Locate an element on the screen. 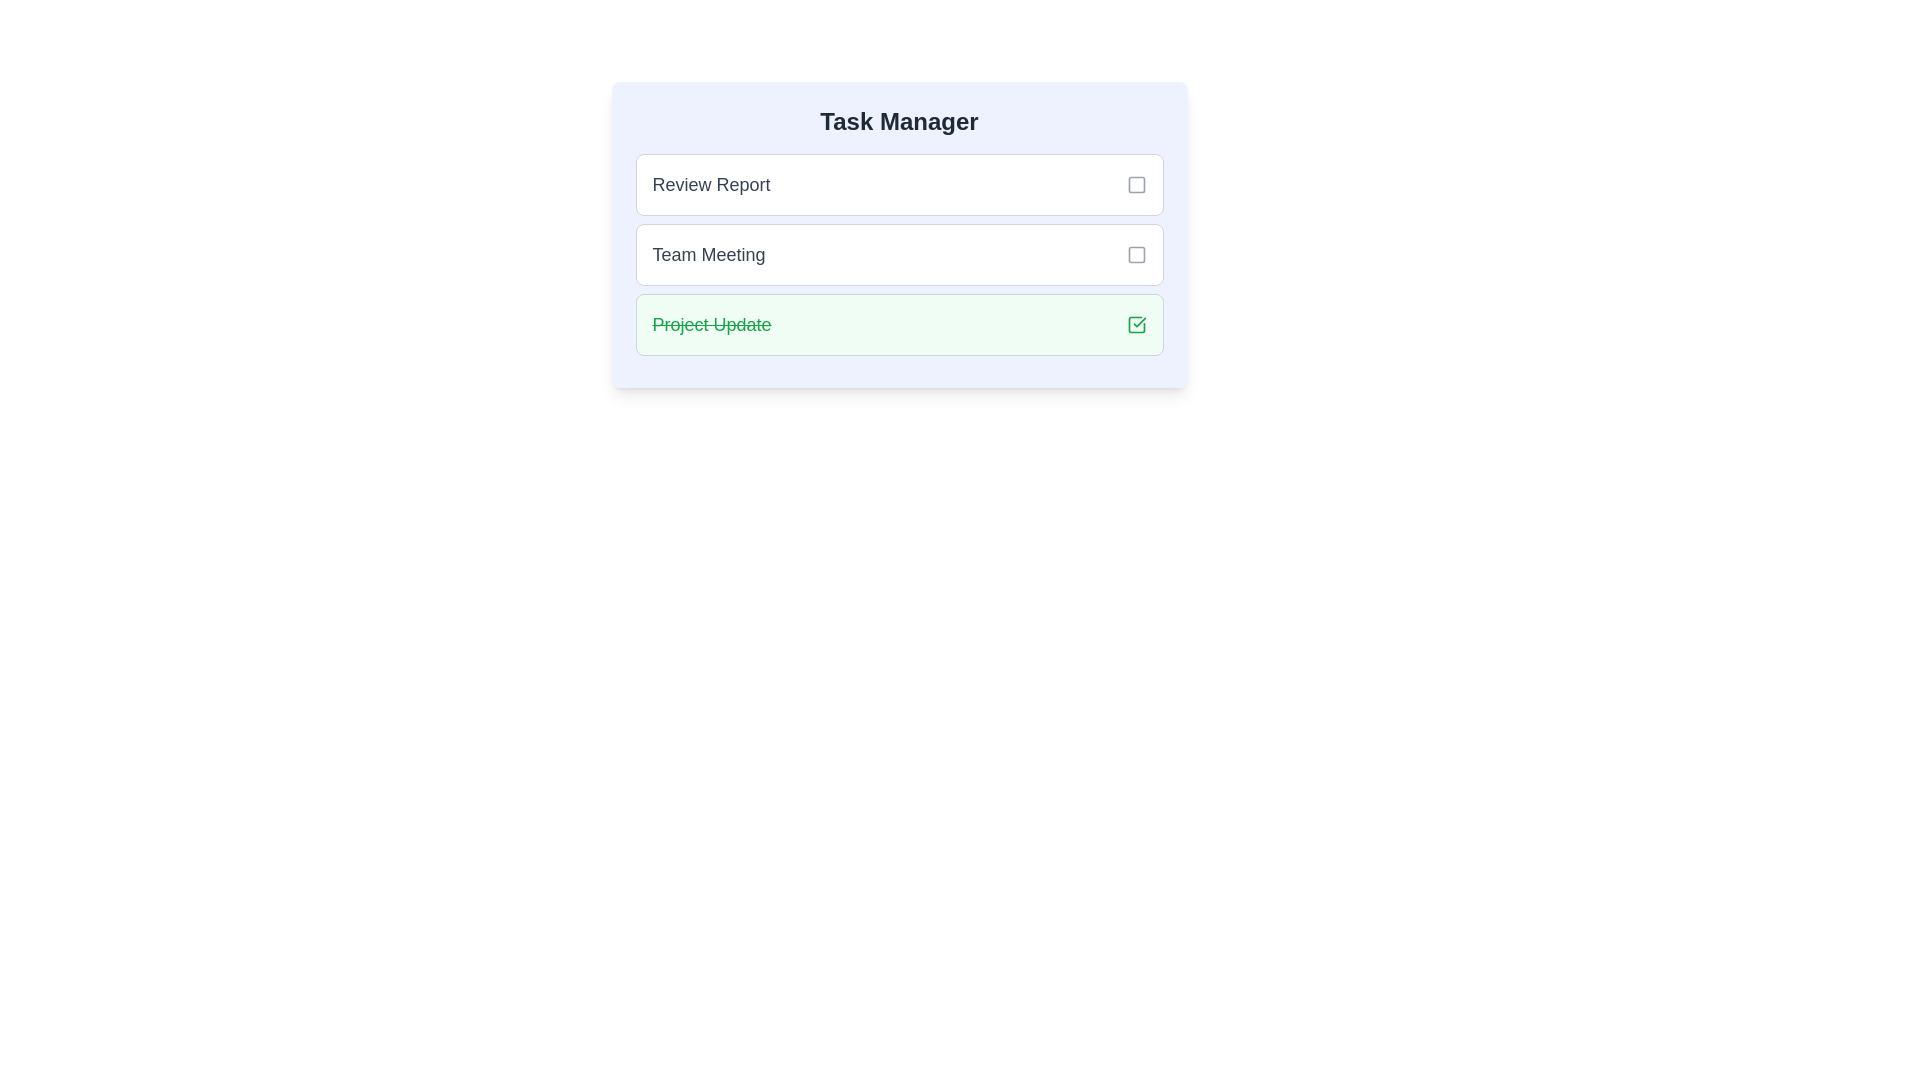  text of the 'Team Meeting' label, which is displayed in a medium-sized light gray font within a white background box, located in the second row of the task manager interface is located at coordinates (709, 253).